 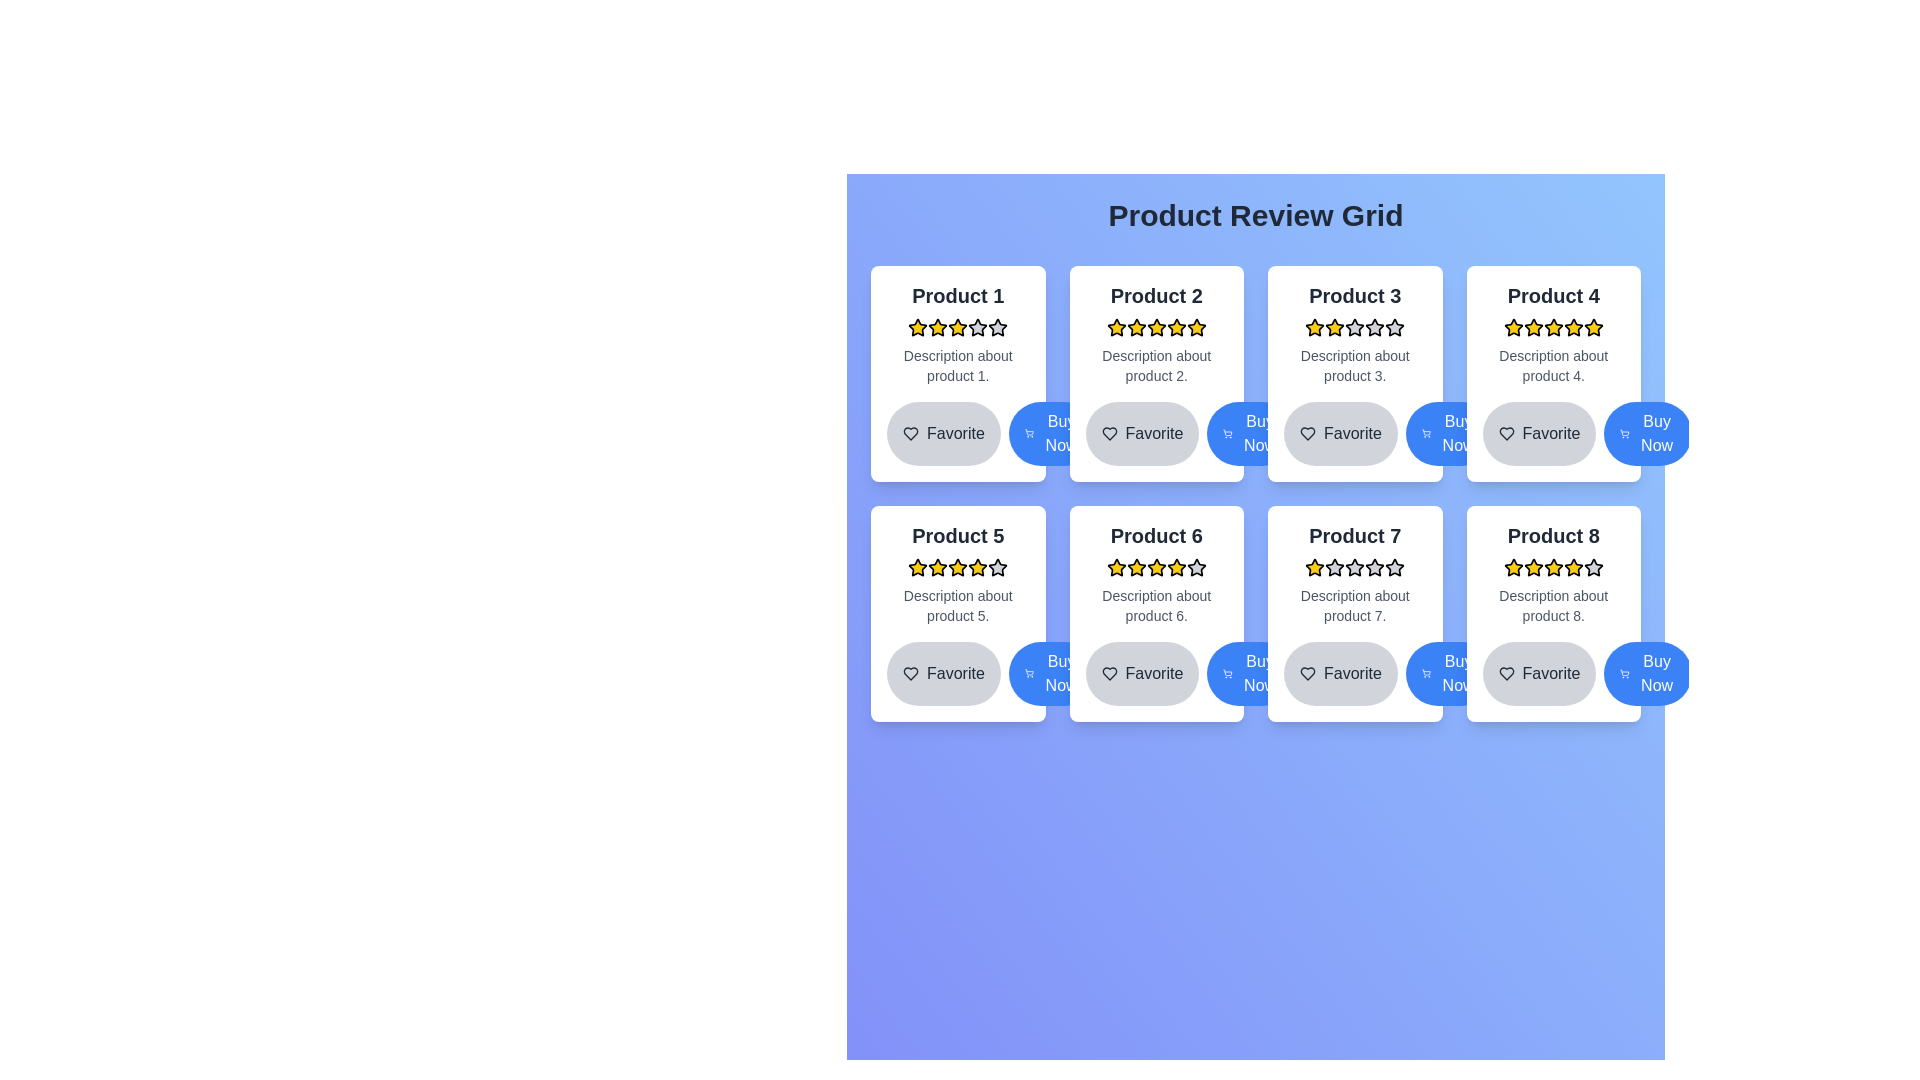 I want to click on the fourth star icon in the five-star rating system for 'Product 4', which is represented by a yellow star with black borders, so click(x=1552, y=326).